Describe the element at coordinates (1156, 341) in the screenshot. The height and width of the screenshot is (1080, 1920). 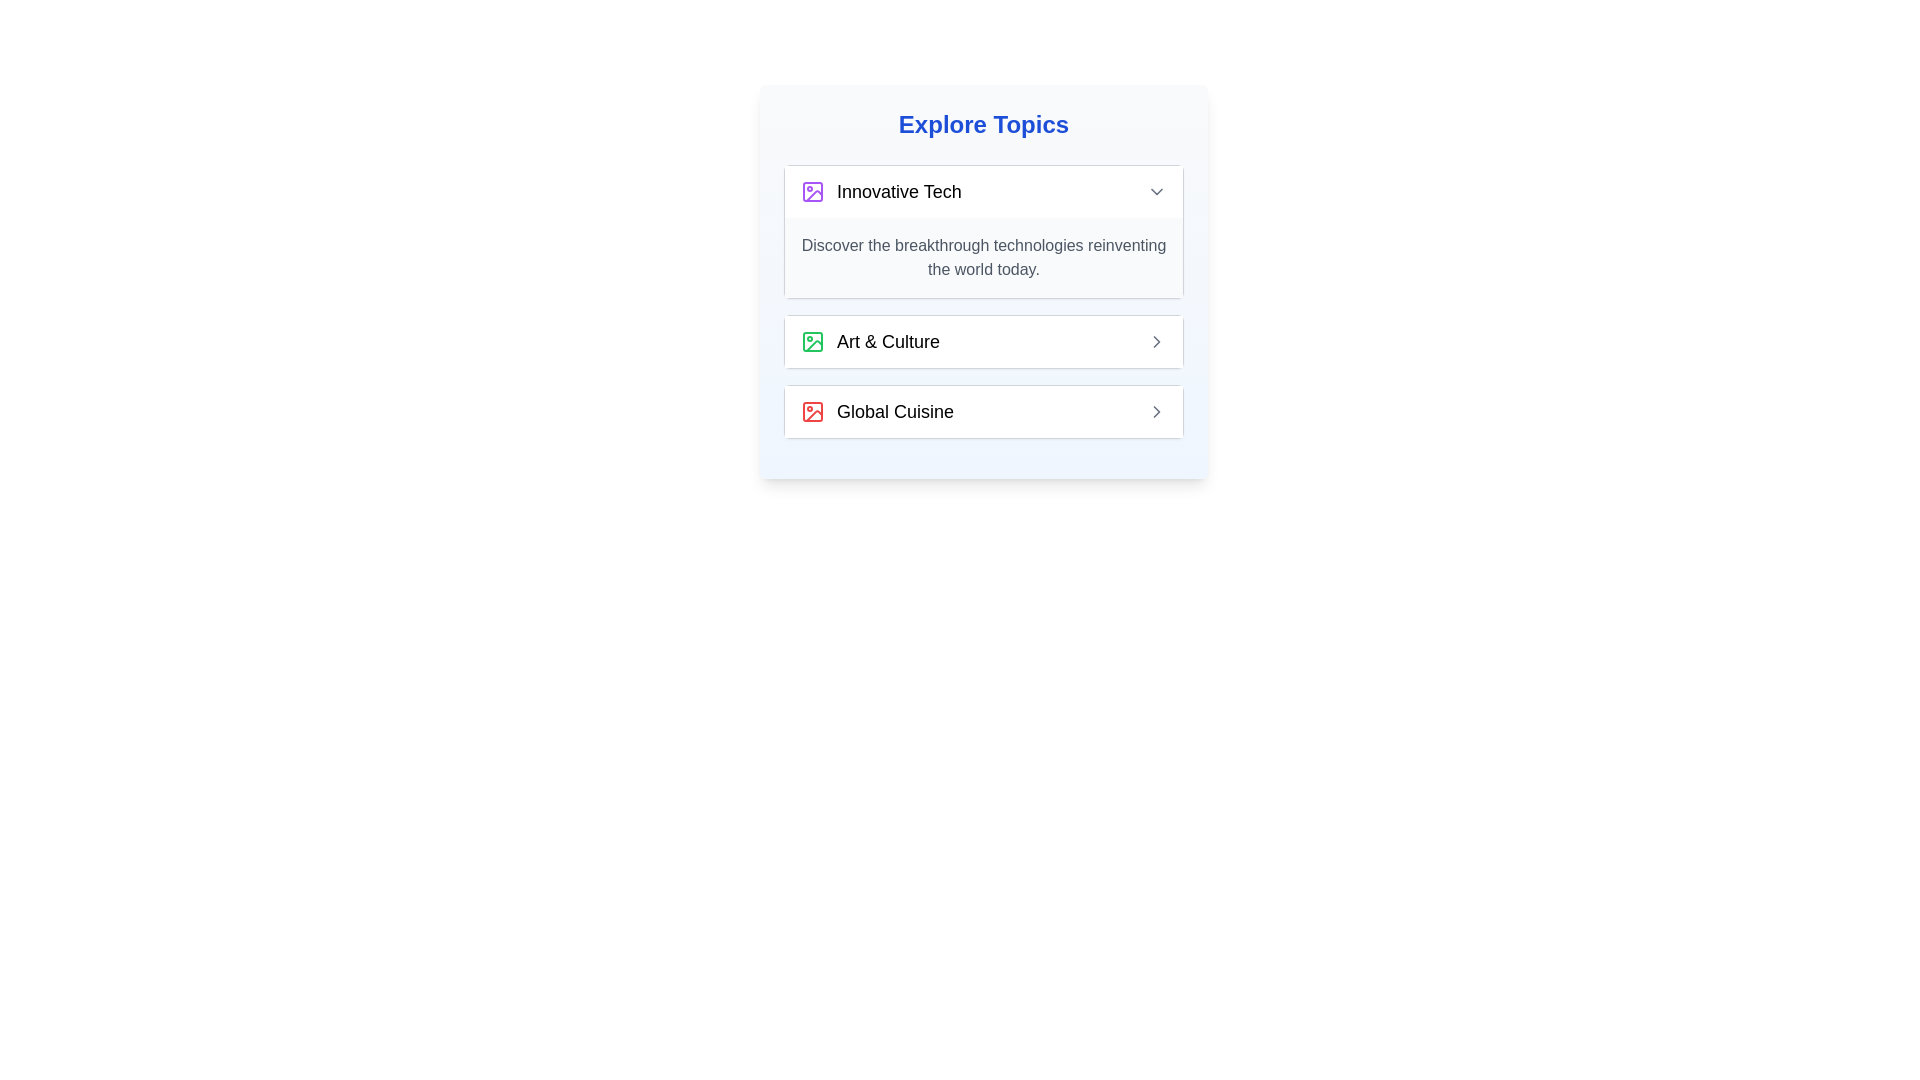
I see `the small right-facing chevron arrow icon styled in gray, located next to the 'Art & Culture' label` at that location.